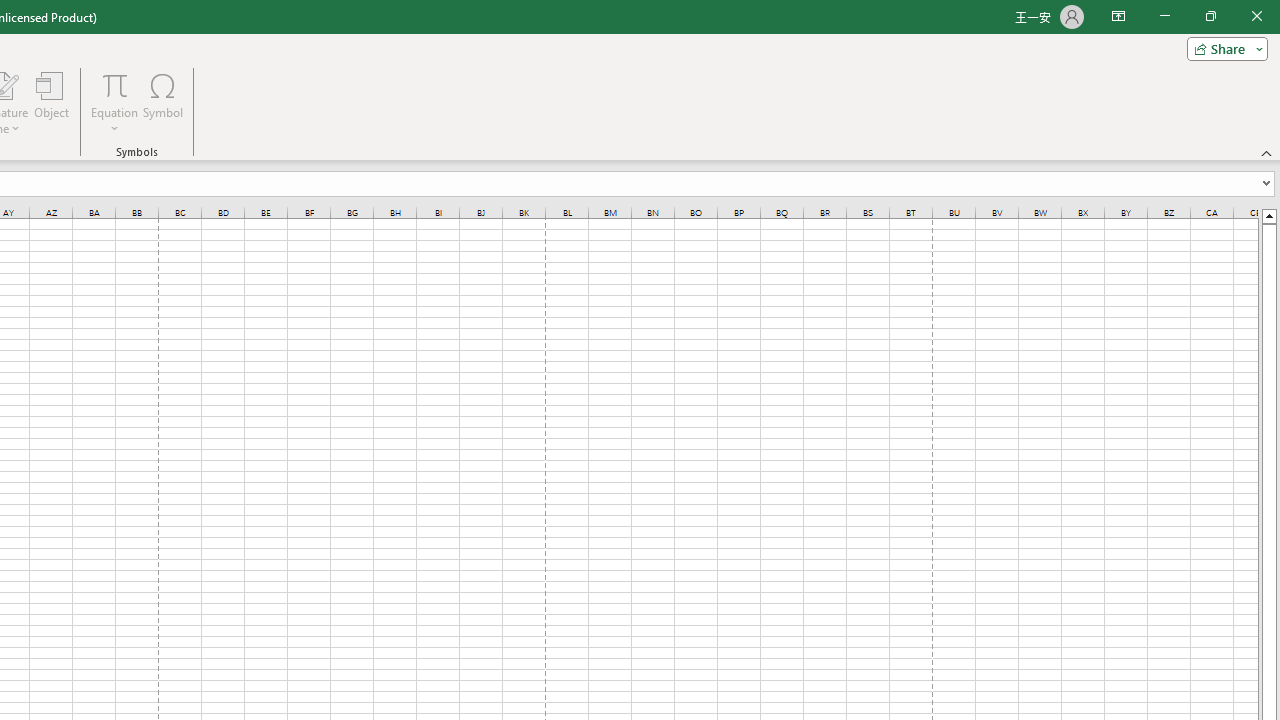 This screenshot has width=1280, height=720. What do you see at coordinates (51, 103) in the screenshot?
I see `'Object...'` at bounding box center [51, 103].